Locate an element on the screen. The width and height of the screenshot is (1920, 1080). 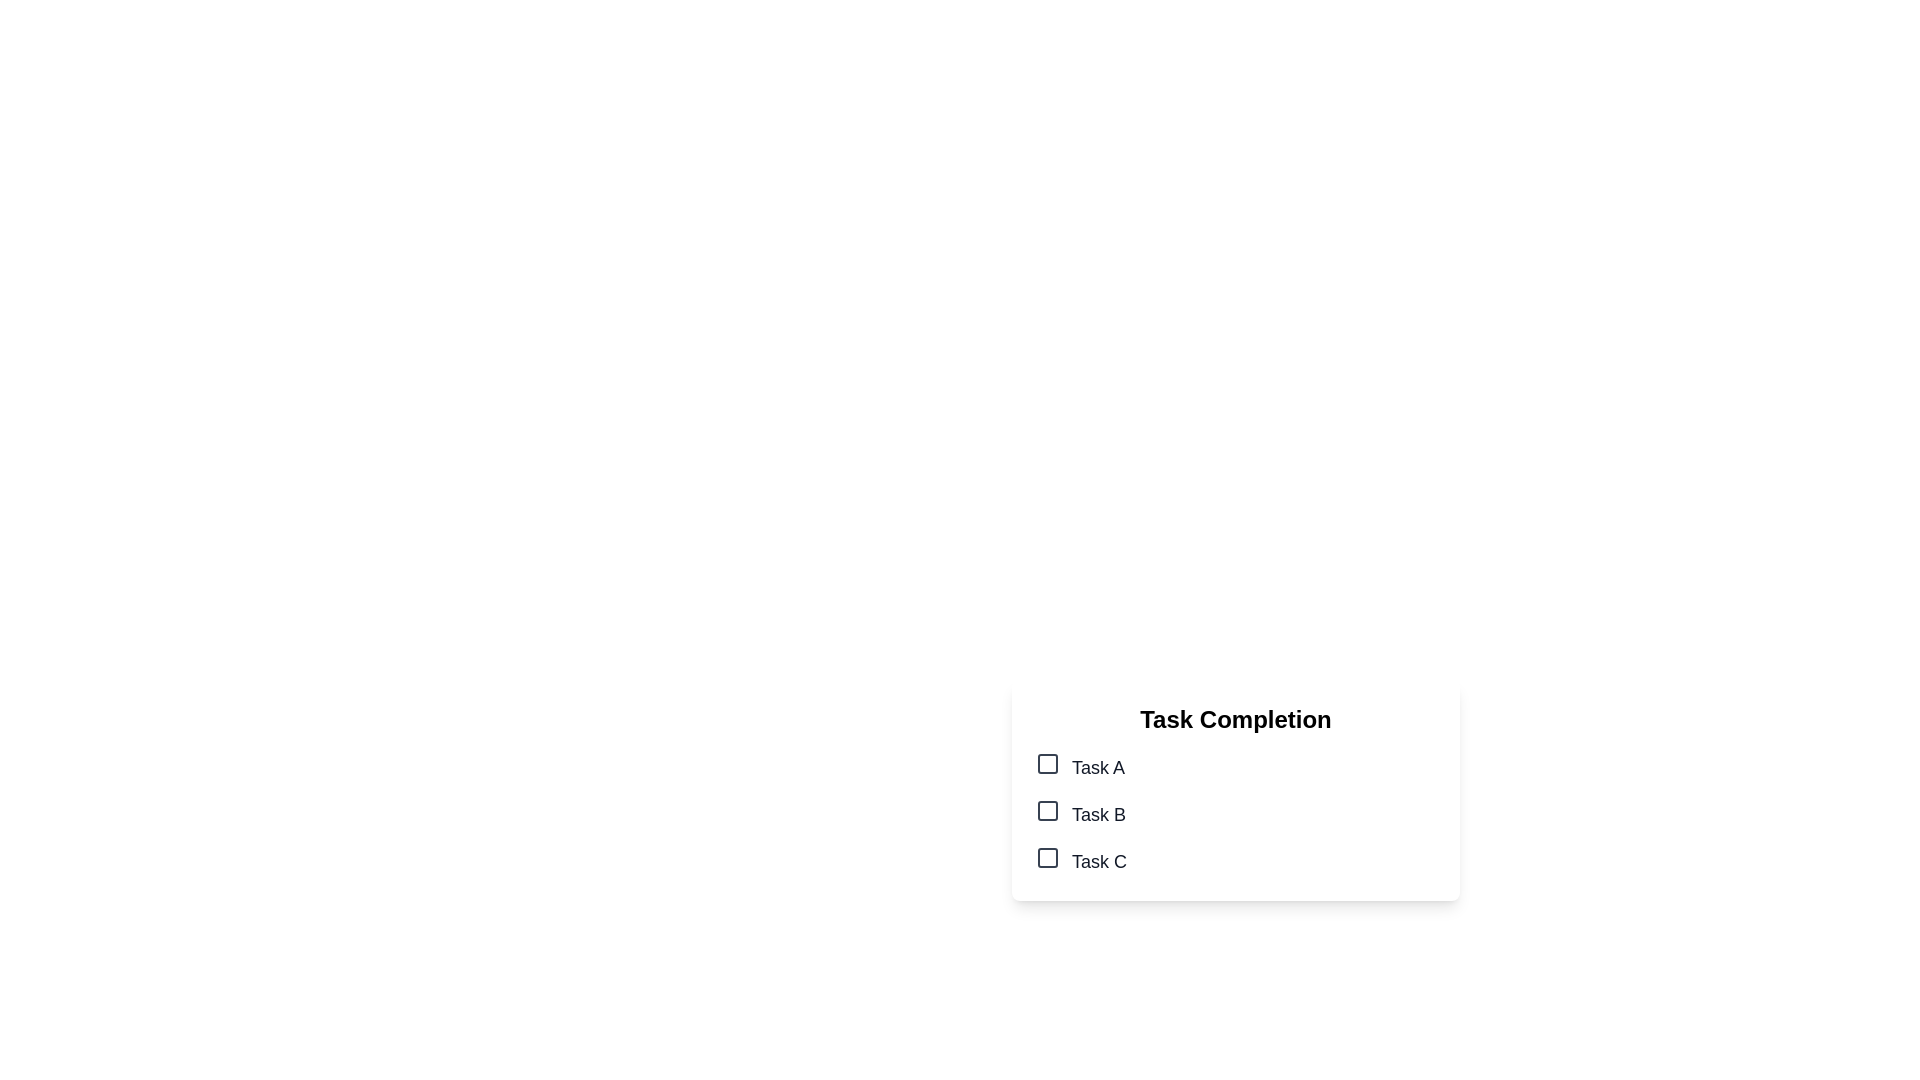
the label text for the third task in the checklist located beneath the 'Task Completion' header in the lower right area of the interface is located at coordinates (1098, 860).